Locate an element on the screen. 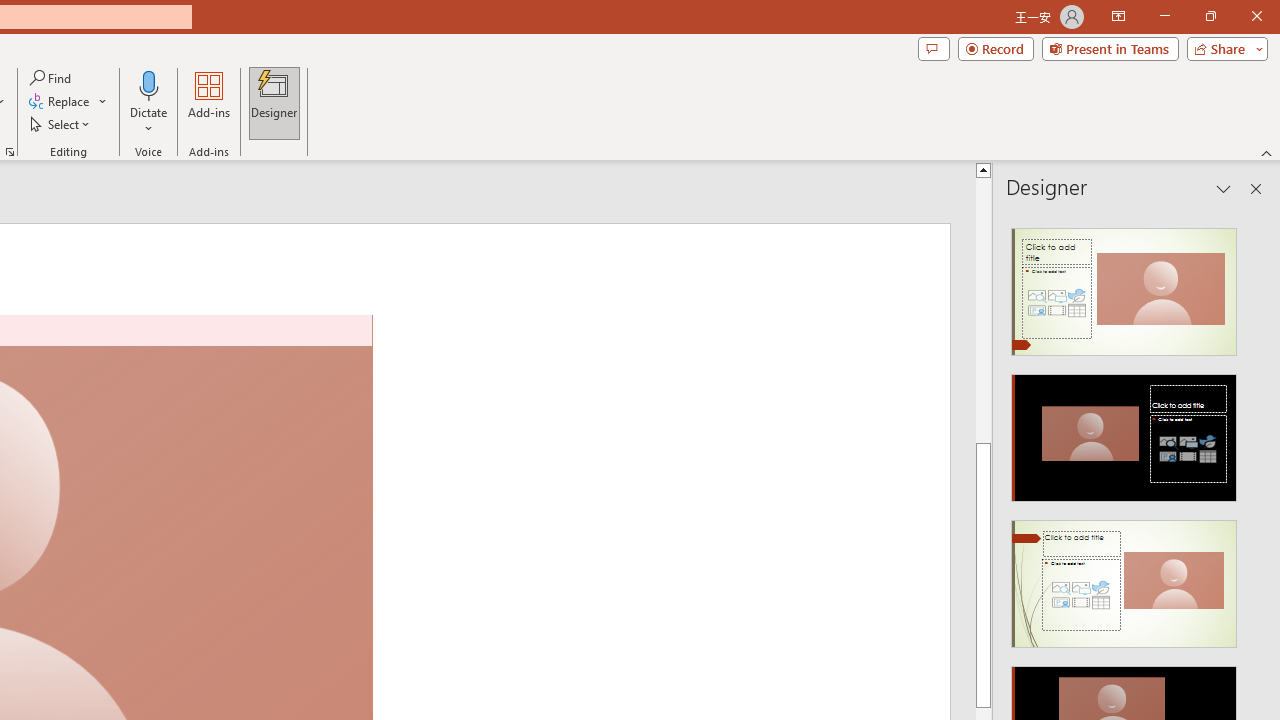  'Ribbon Display Options' is located at coordinates (1117, 16).